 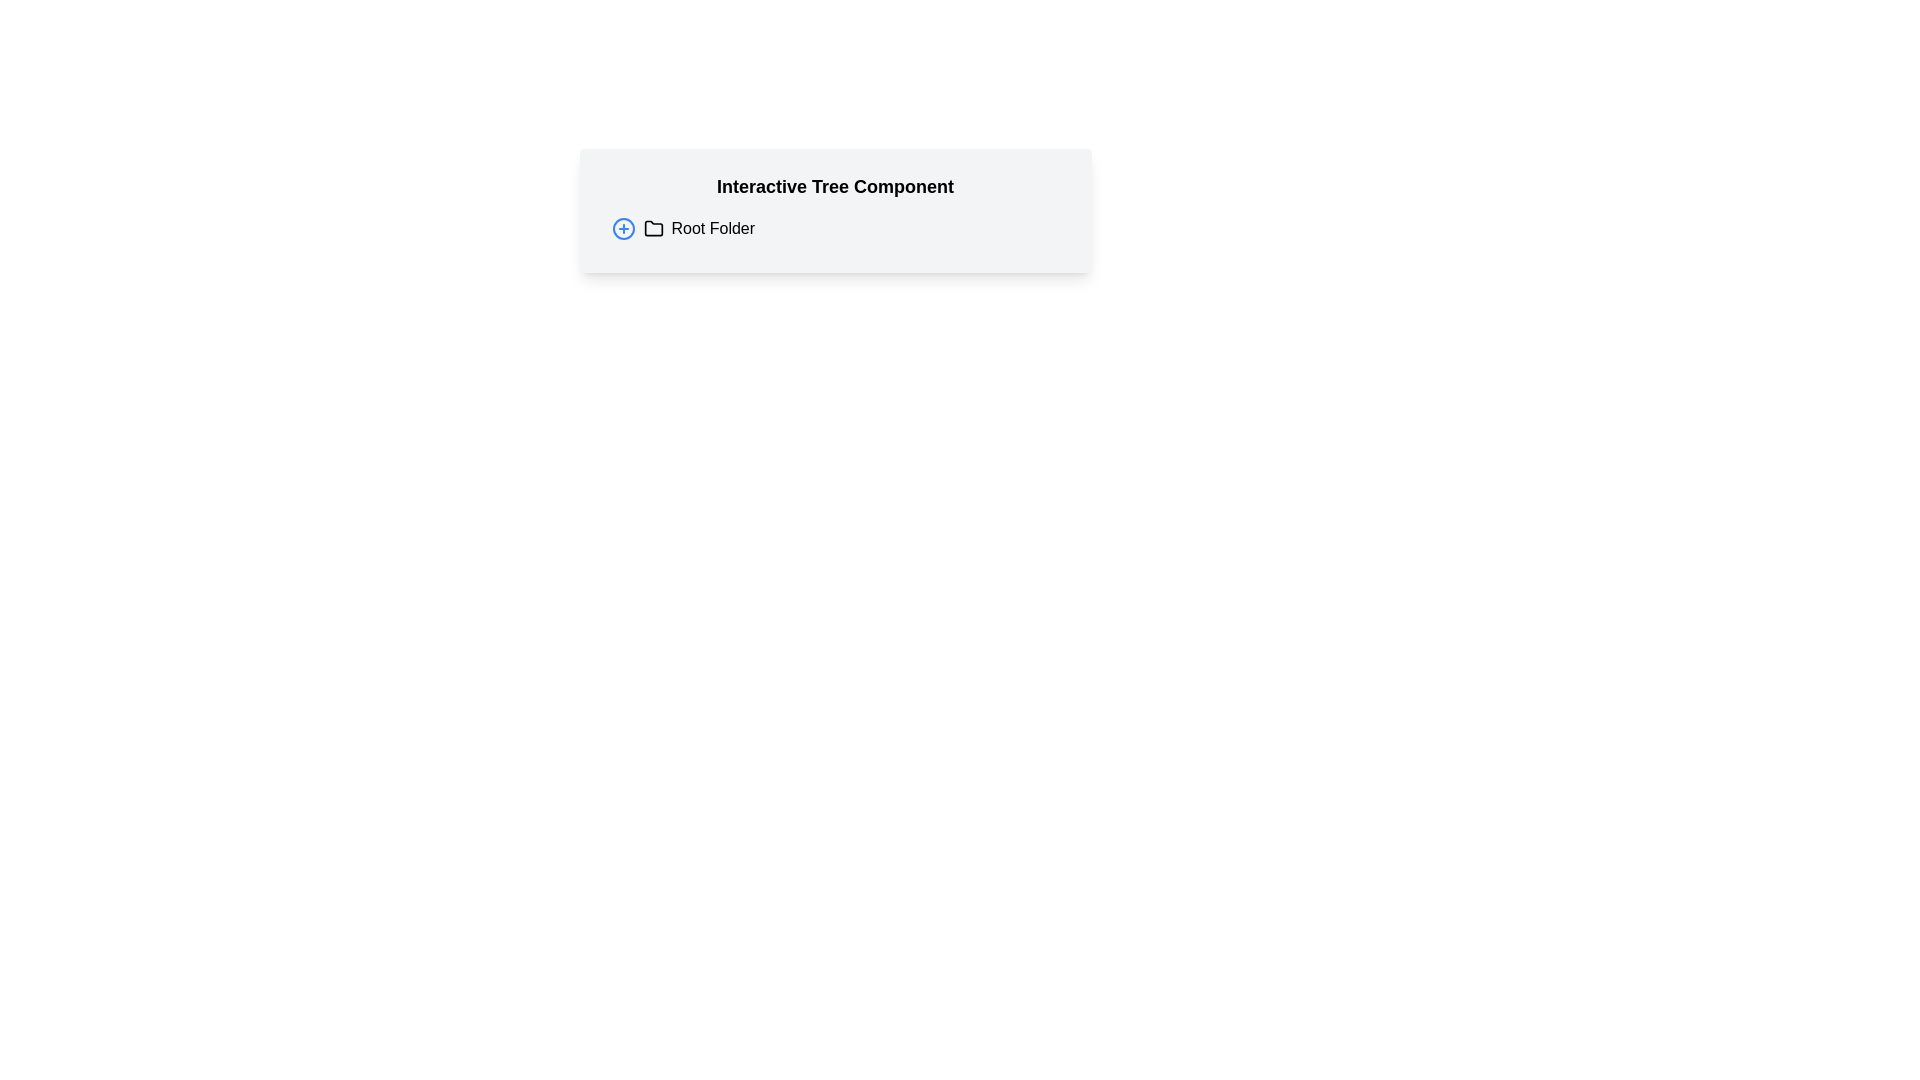 What do you see at coordinates (622, 227) in the screenshot?
I see `the action button located to the left of the 'Root Folder' text` at bounding box center [622, 227].